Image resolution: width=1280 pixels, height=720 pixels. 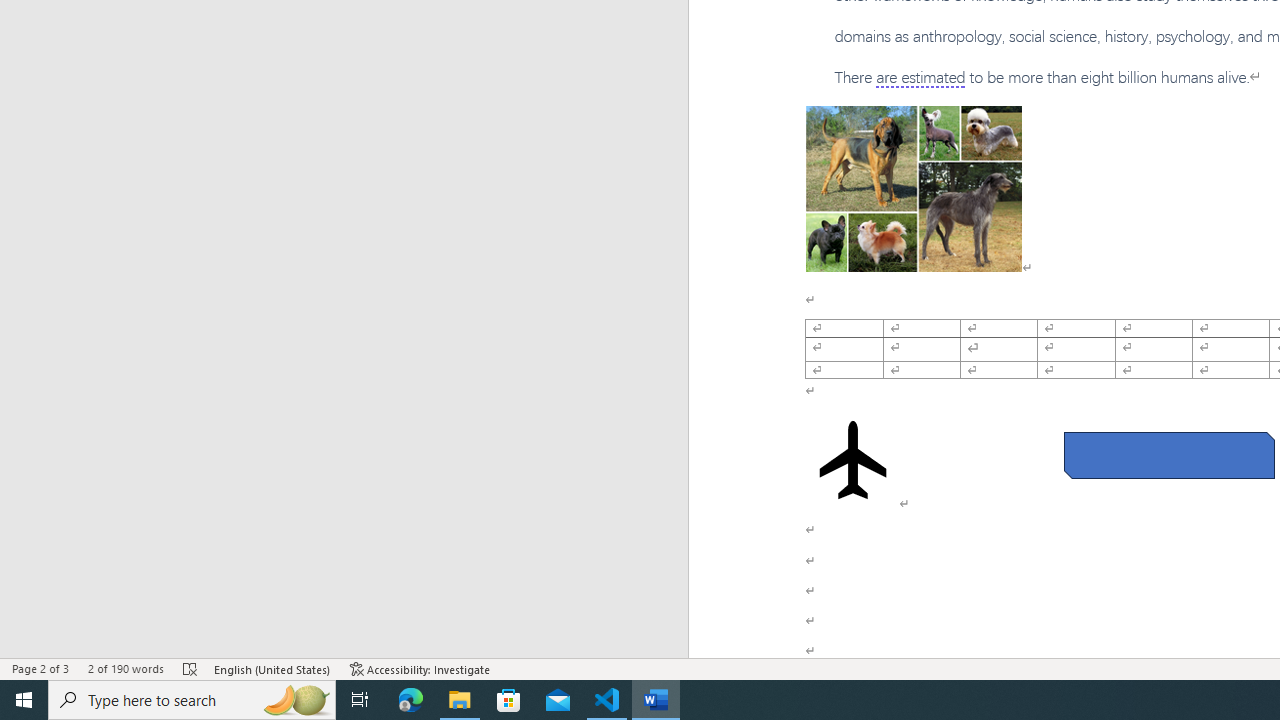 What do you see at coordinates (40, 669) in the screenshot?
I see `'Page Number Page 2 of 3'` at bounding box center [40, 669].